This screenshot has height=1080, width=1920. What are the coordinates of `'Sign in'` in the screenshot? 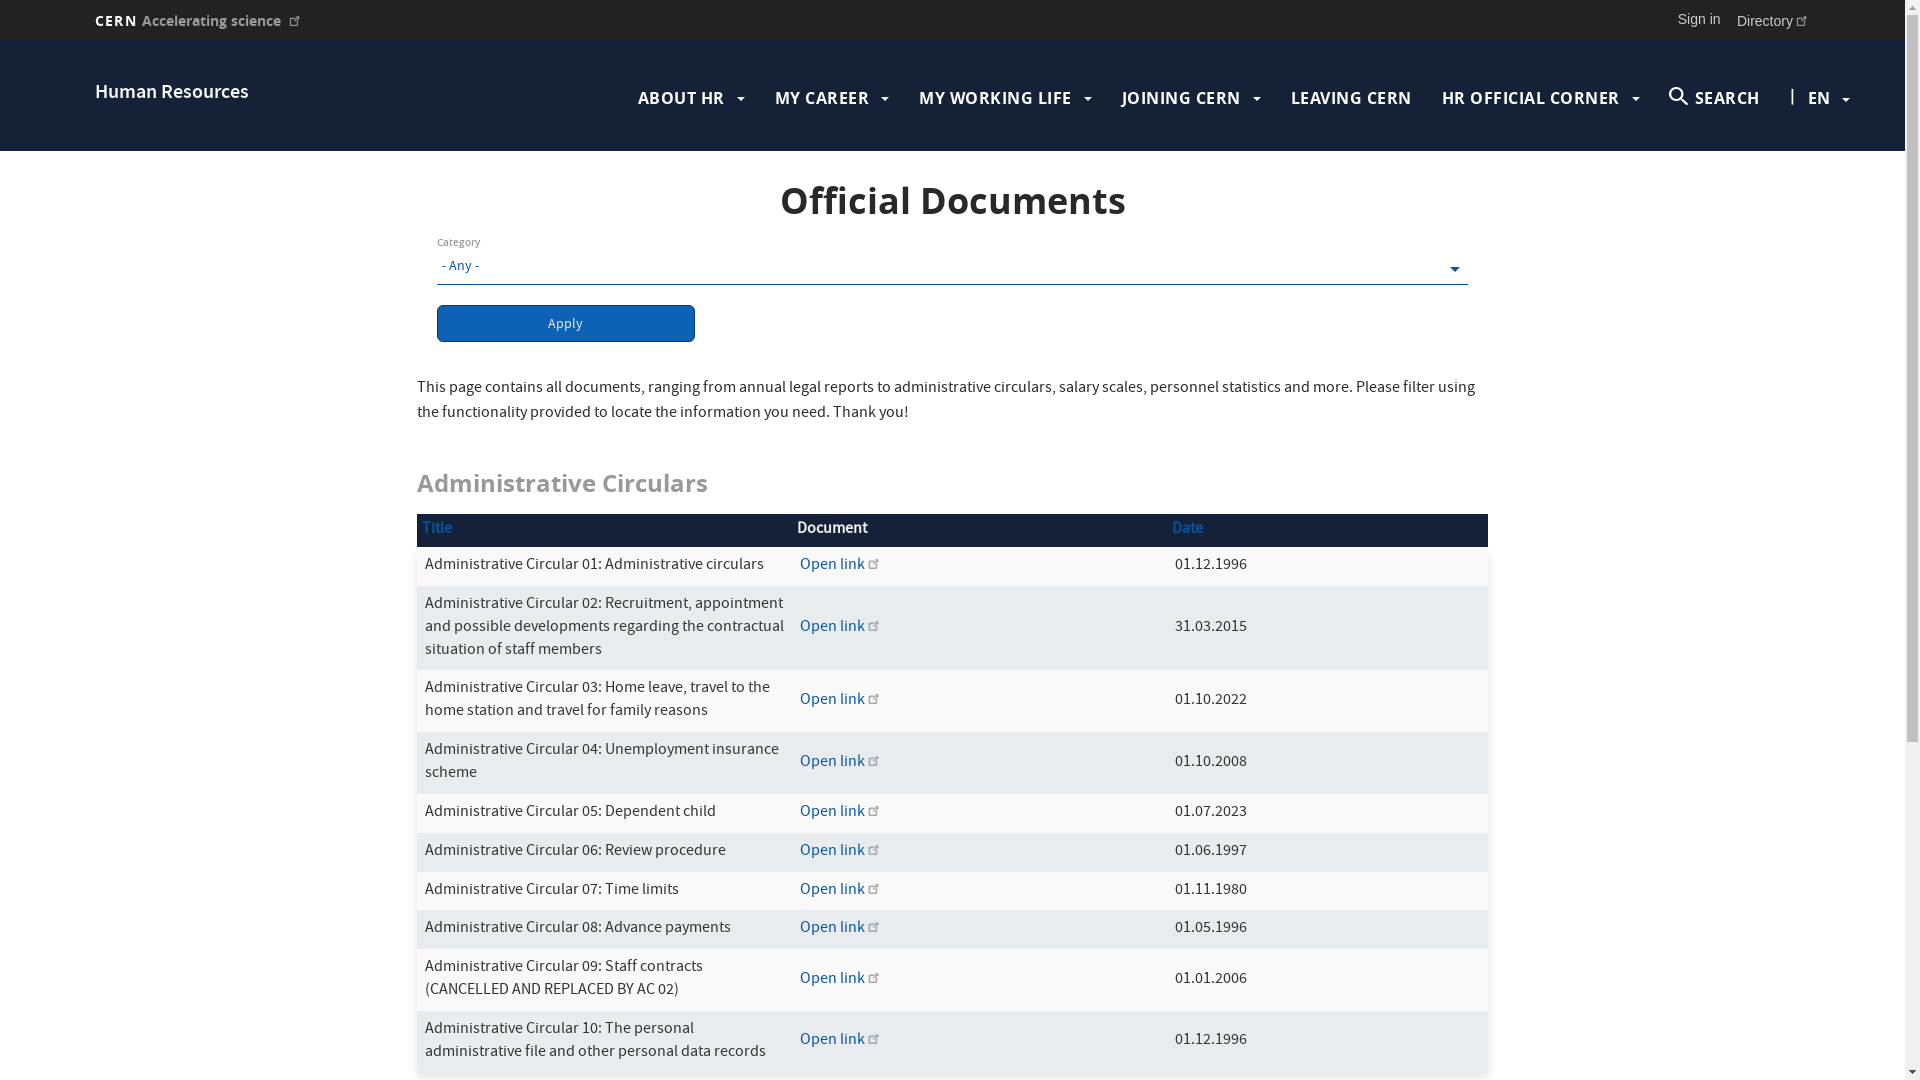 It's located at (1698, 19).